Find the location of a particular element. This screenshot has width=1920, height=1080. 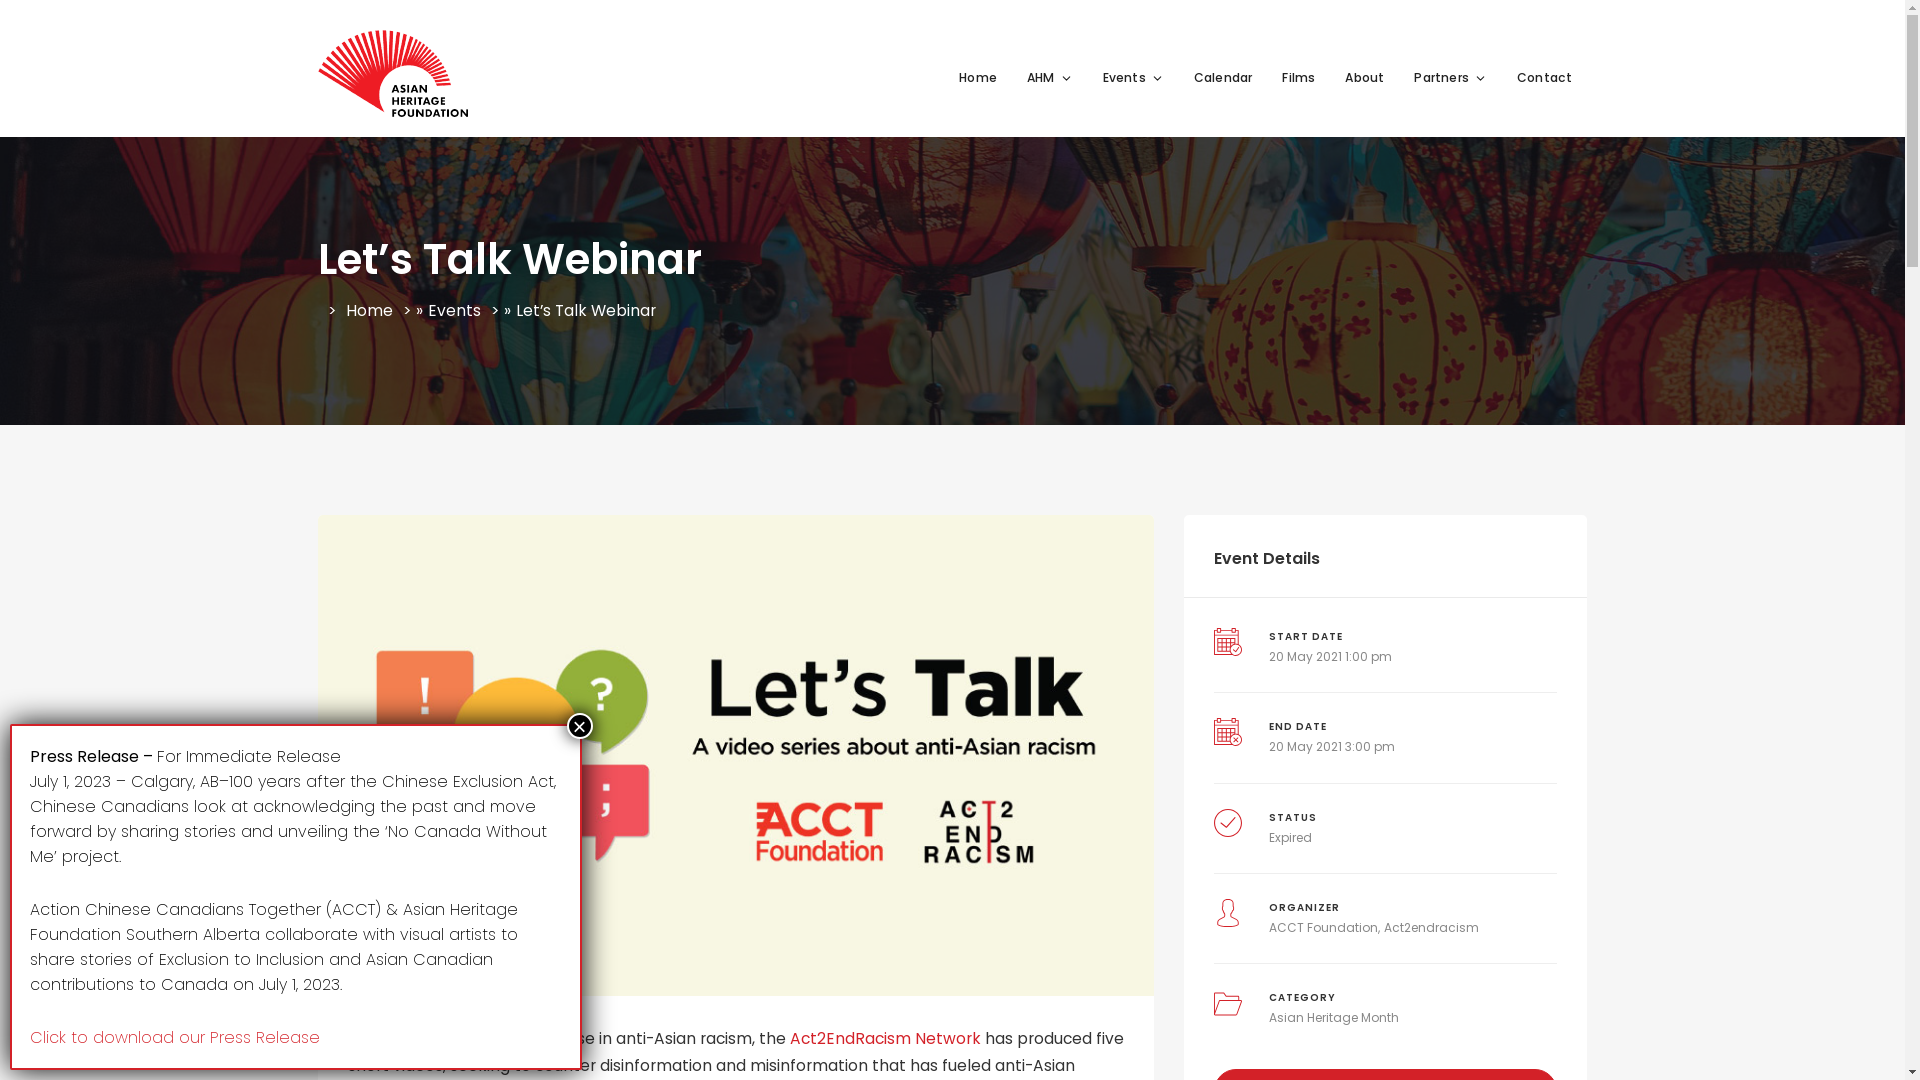

'ACCT Foundation' is located at coordinates (1323, 927).